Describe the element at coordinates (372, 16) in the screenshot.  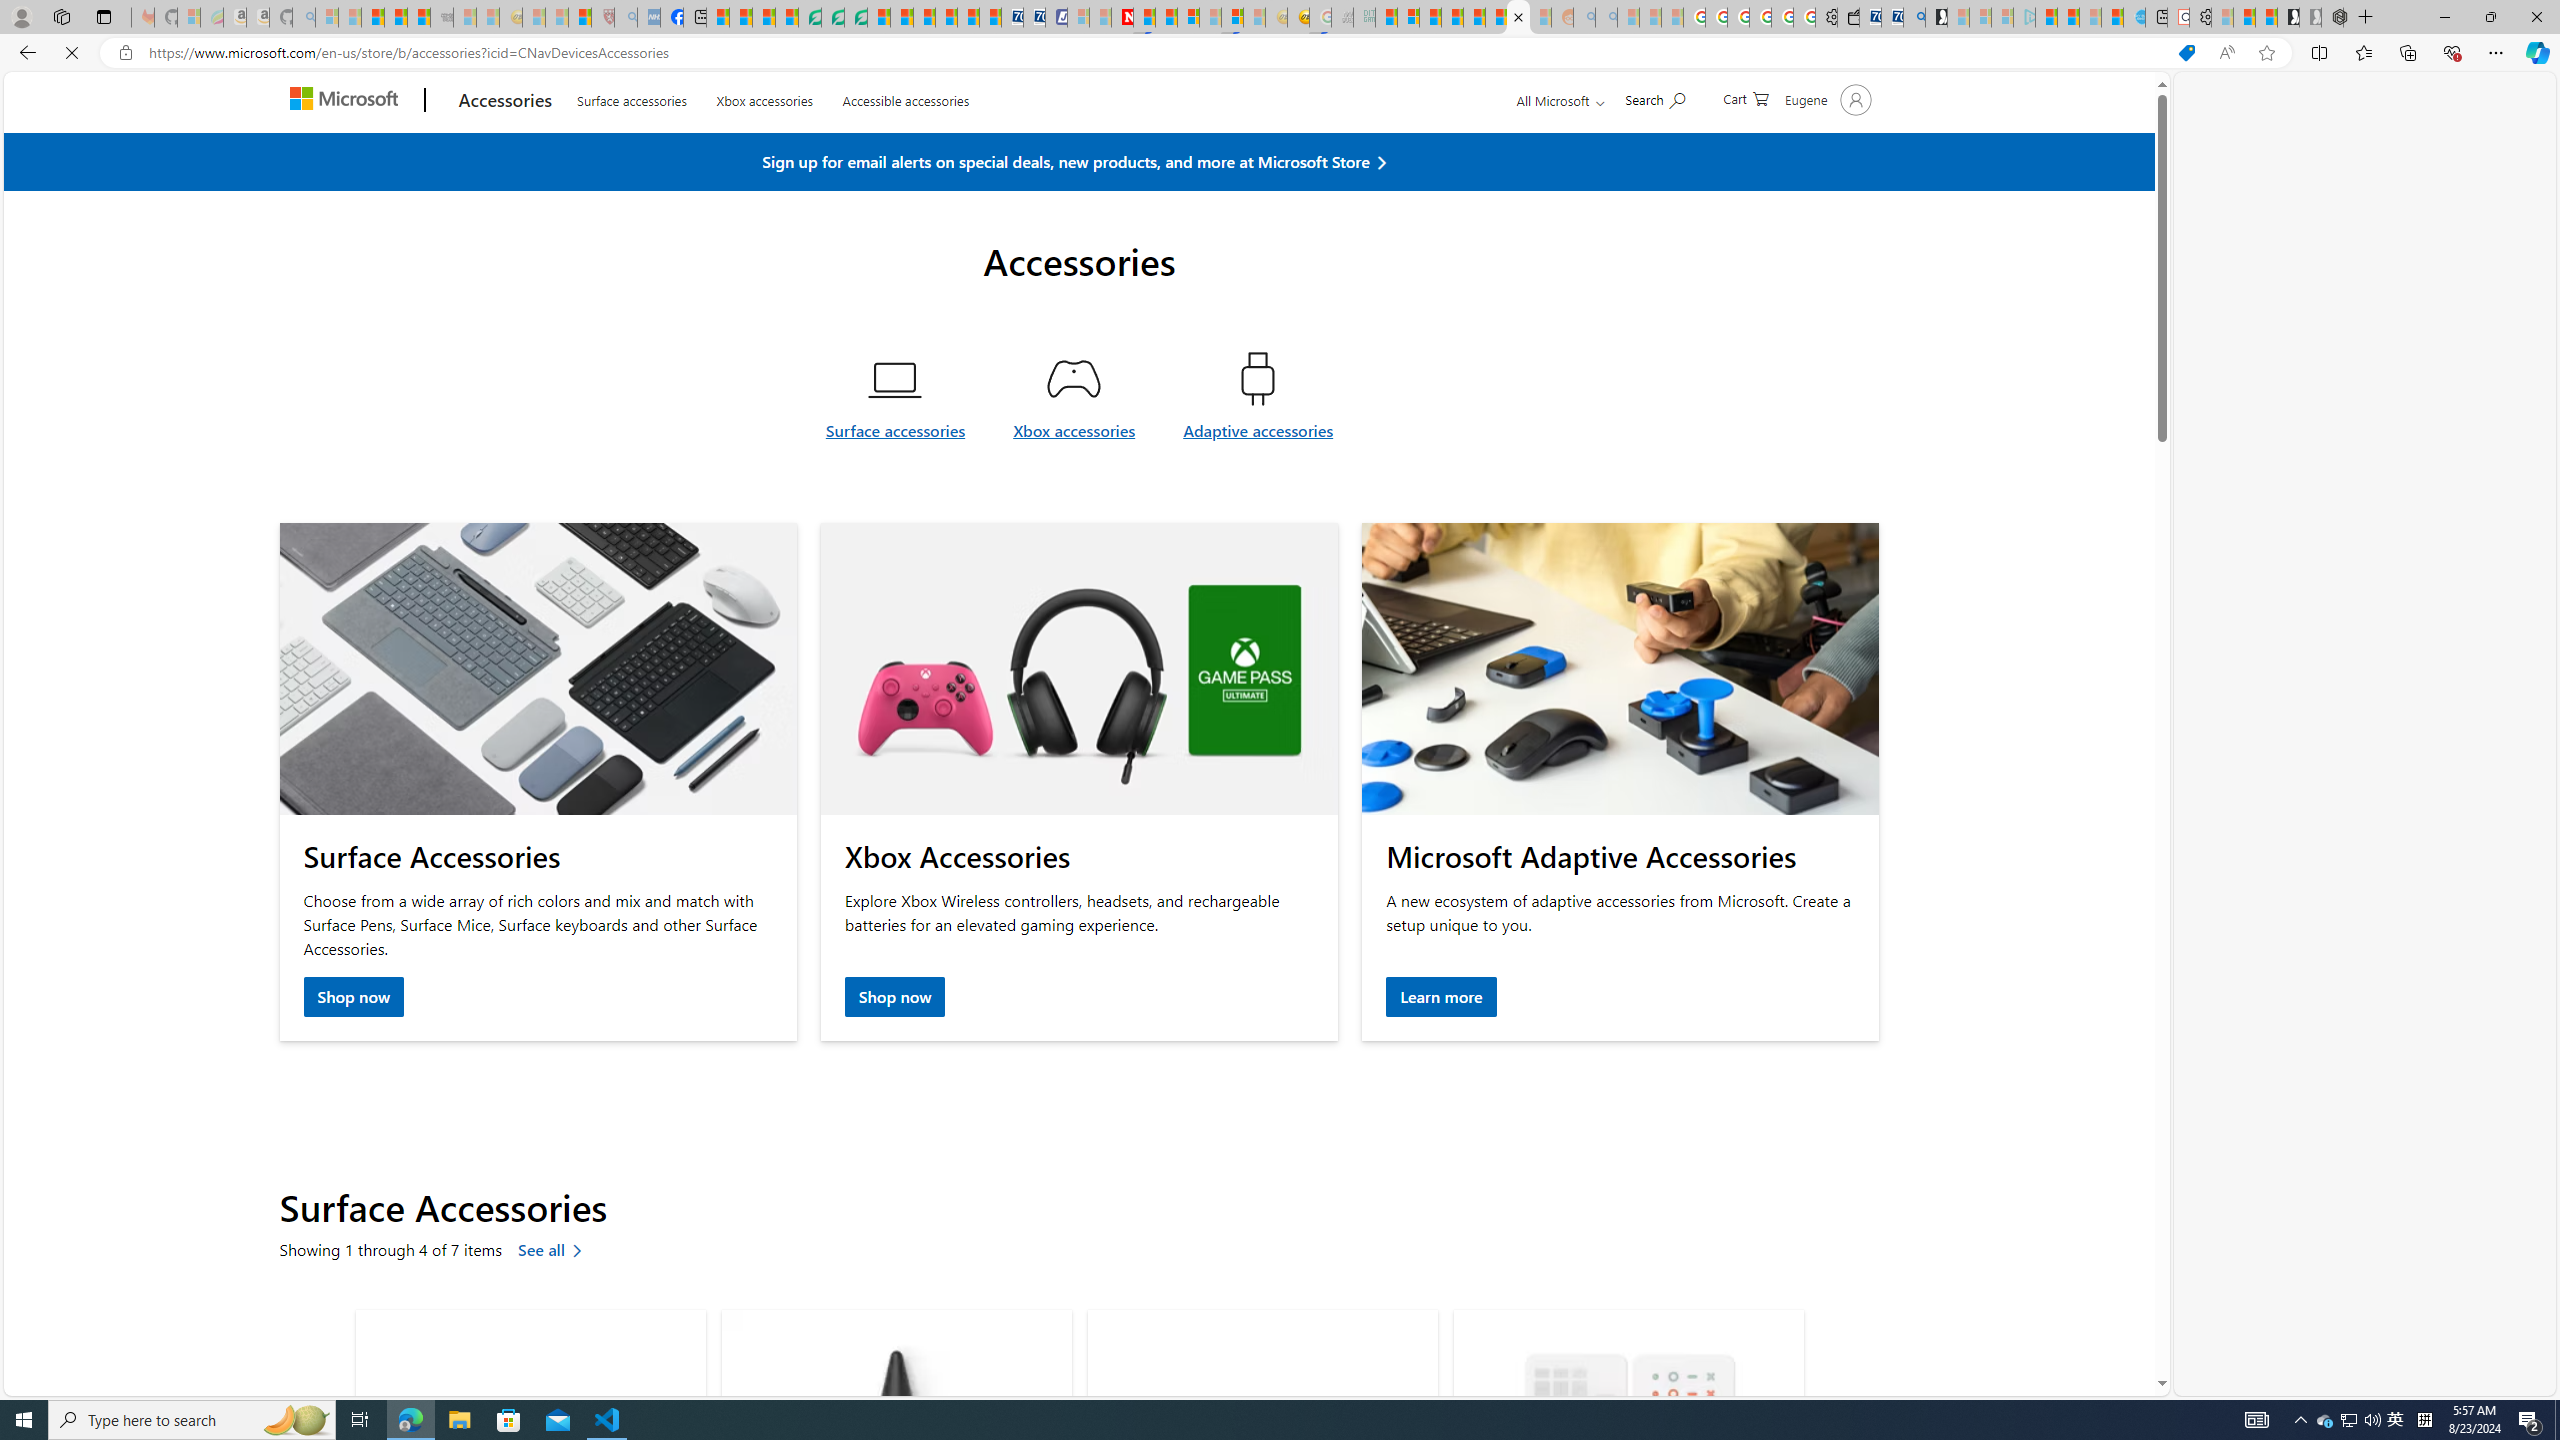
I see `'The Weather Channel - MSN'` at that location.